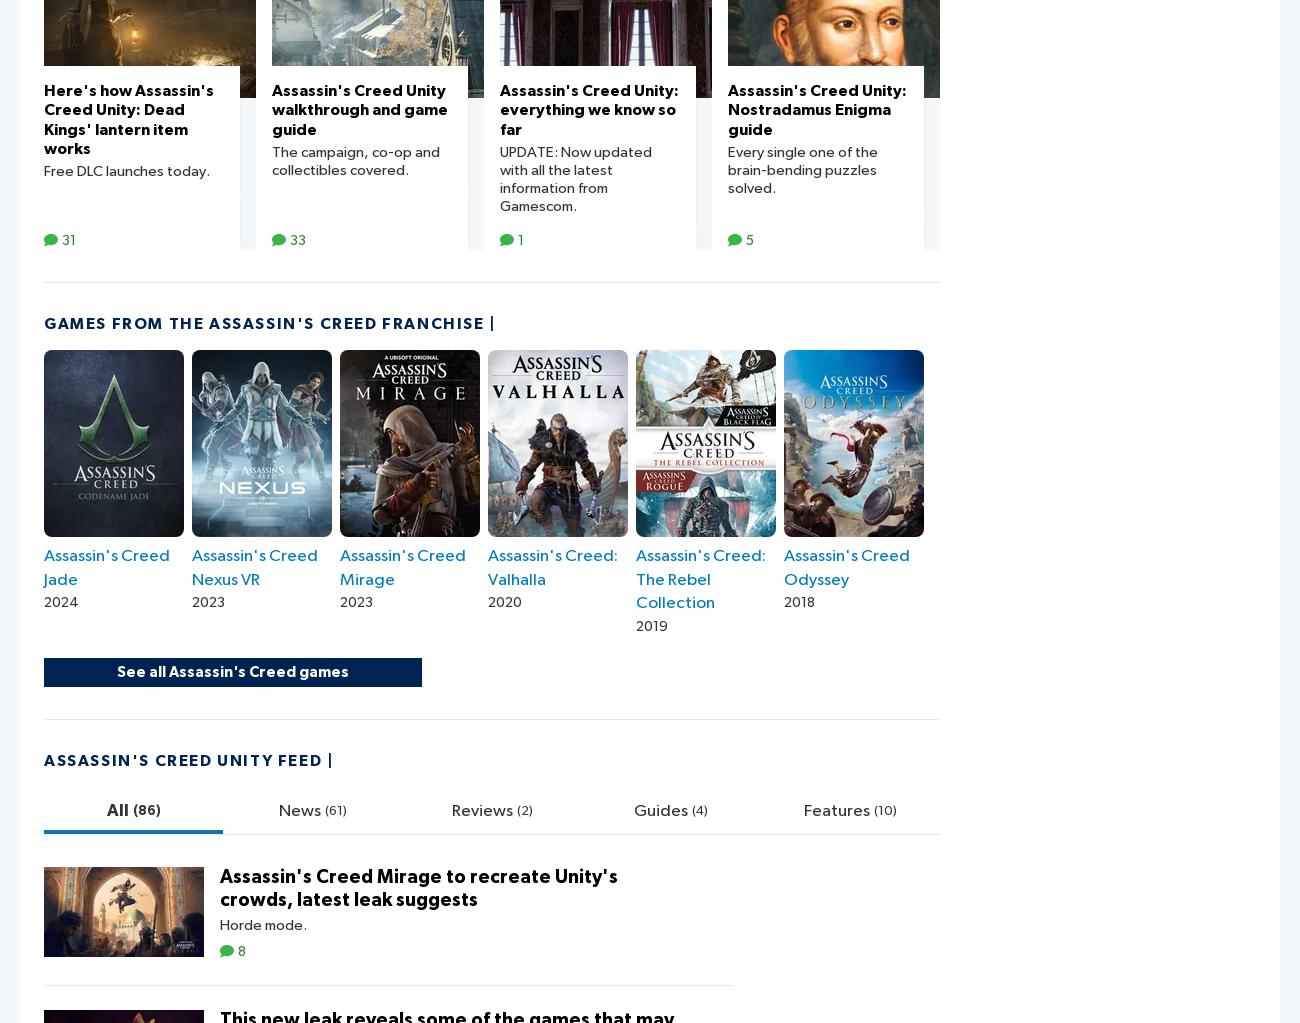 The width and height of the screenshot is (1300, 1023). I want to click on 'UPDATE: Now updated with all the latest information from Gamescom.', so click(575, 178).